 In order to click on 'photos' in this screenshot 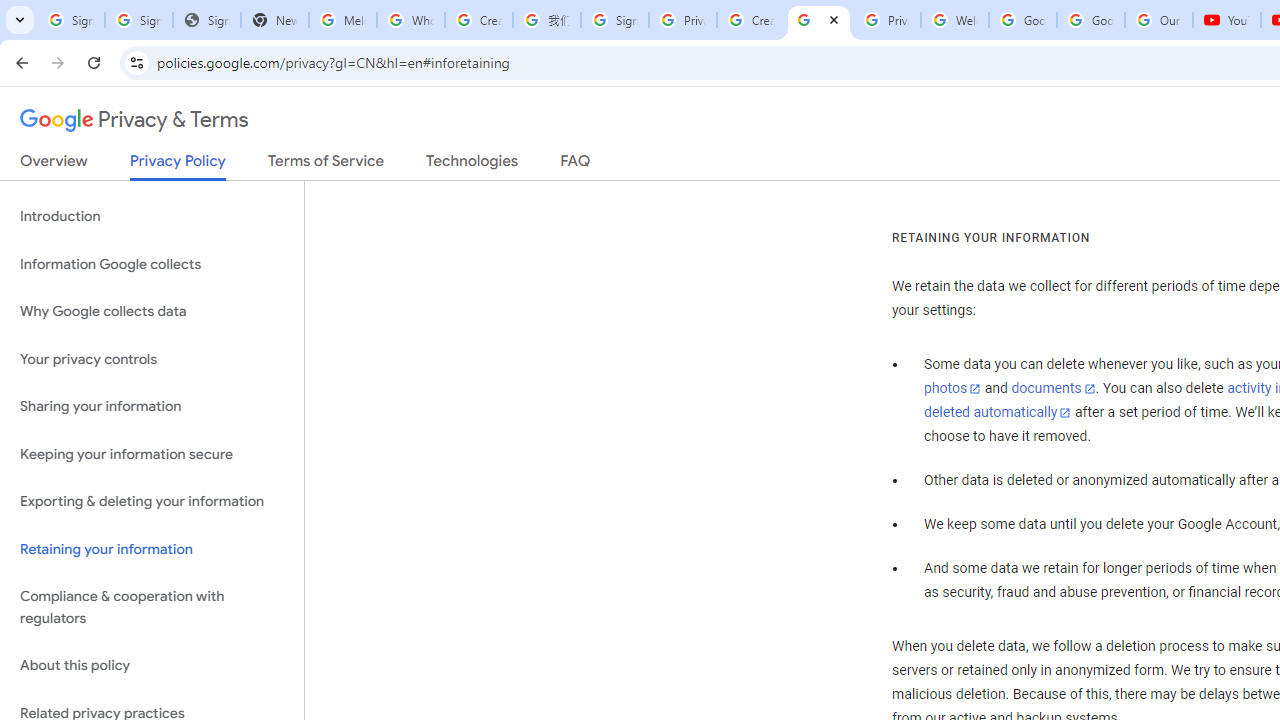, I will do `click(951, 389)`.